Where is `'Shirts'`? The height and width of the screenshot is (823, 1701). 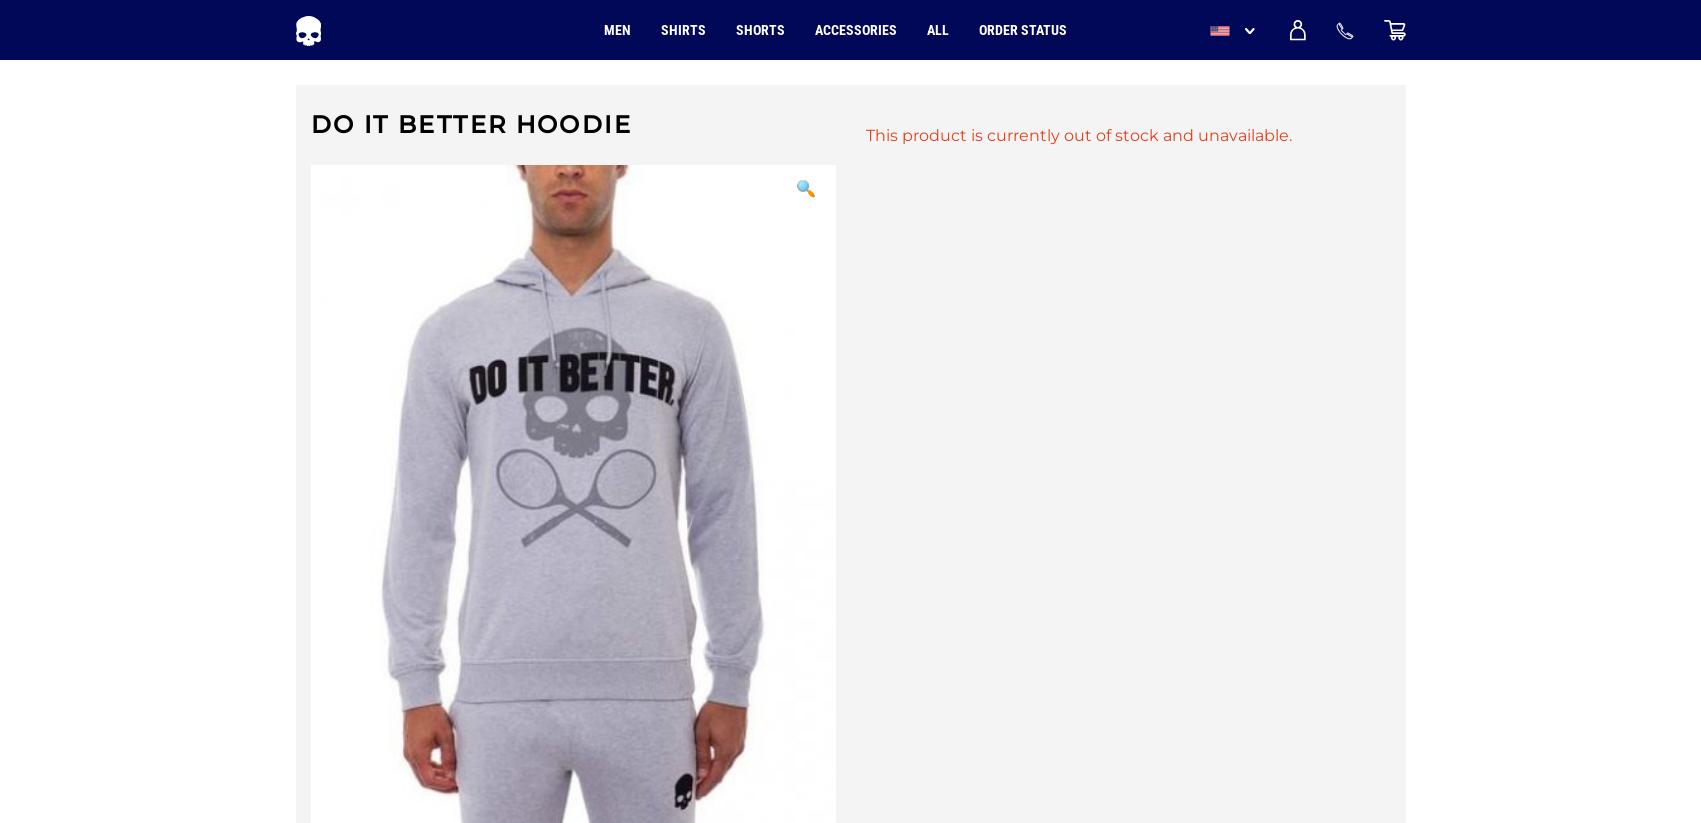
'Shirts' is located at coordinates (682, 29).